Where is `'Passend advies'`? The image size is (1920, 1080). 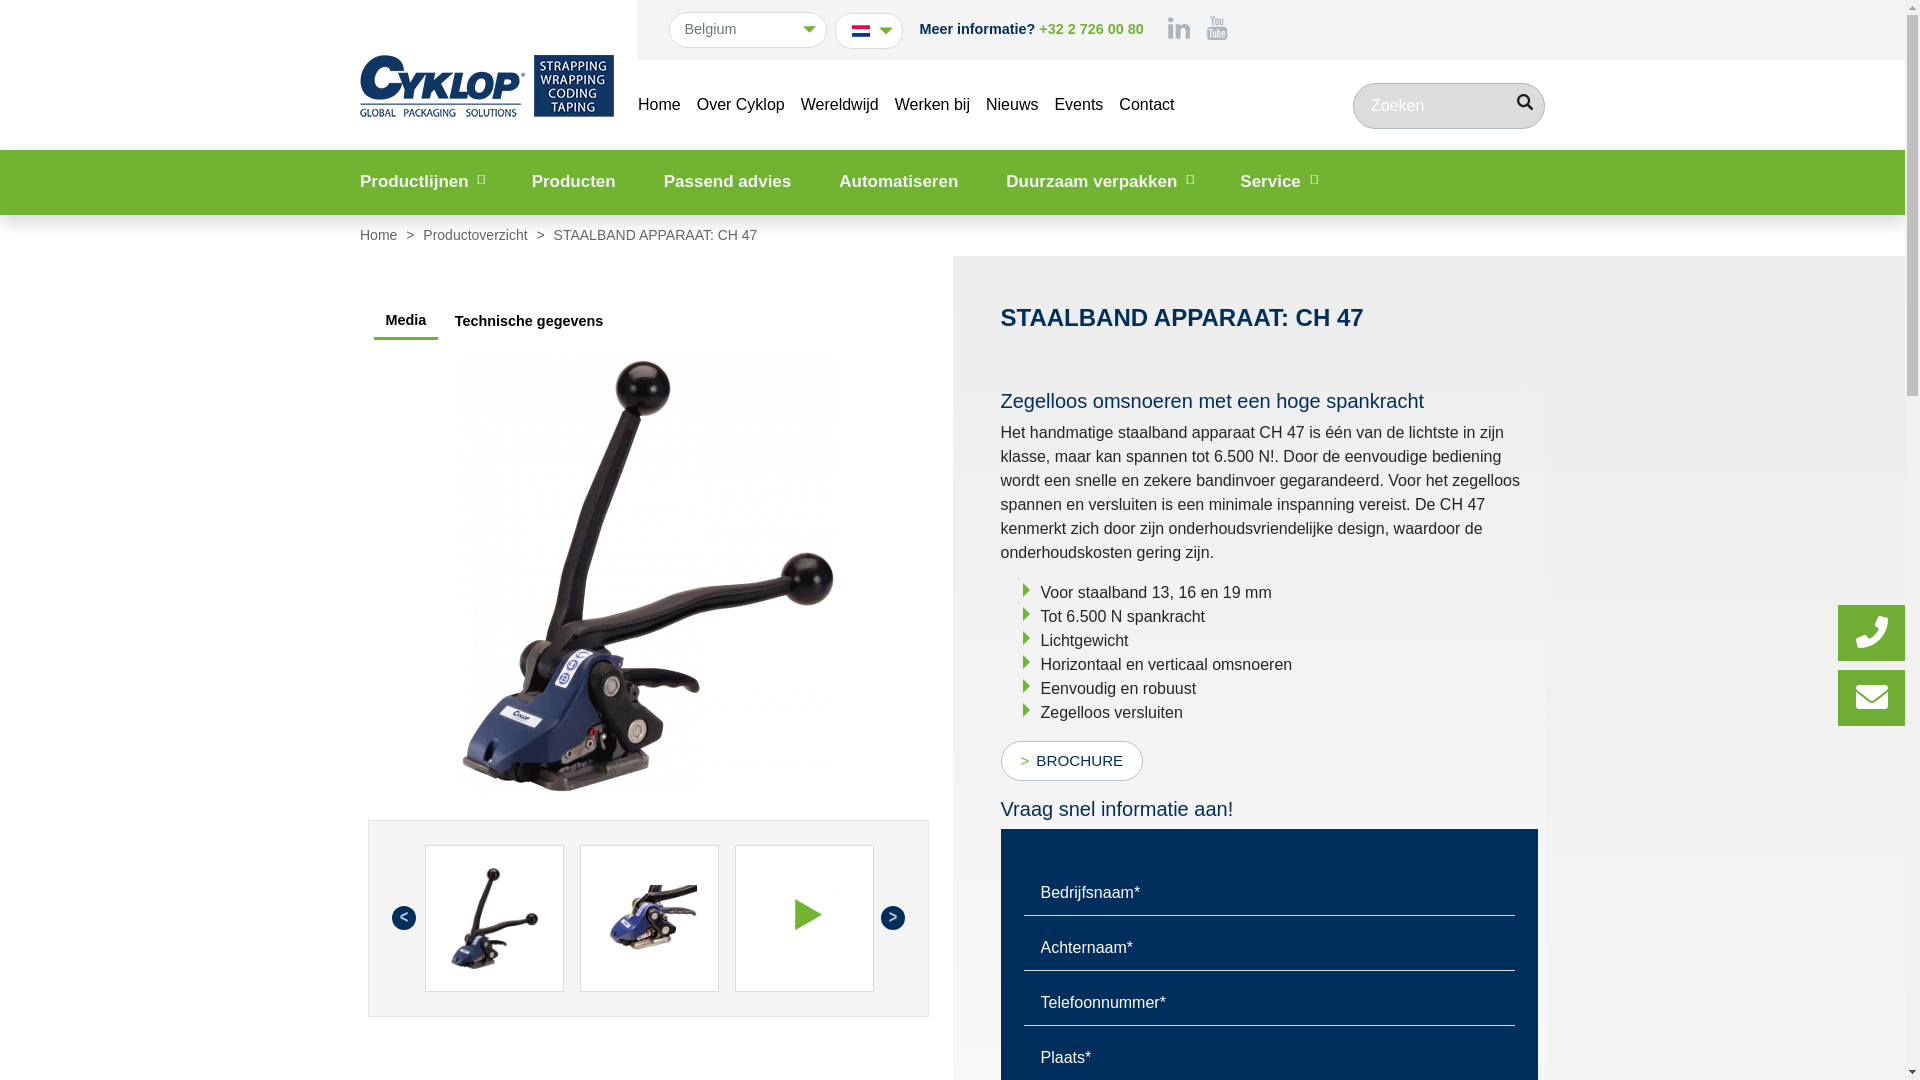 'Passend advies' is located at coordinates (727, 181).